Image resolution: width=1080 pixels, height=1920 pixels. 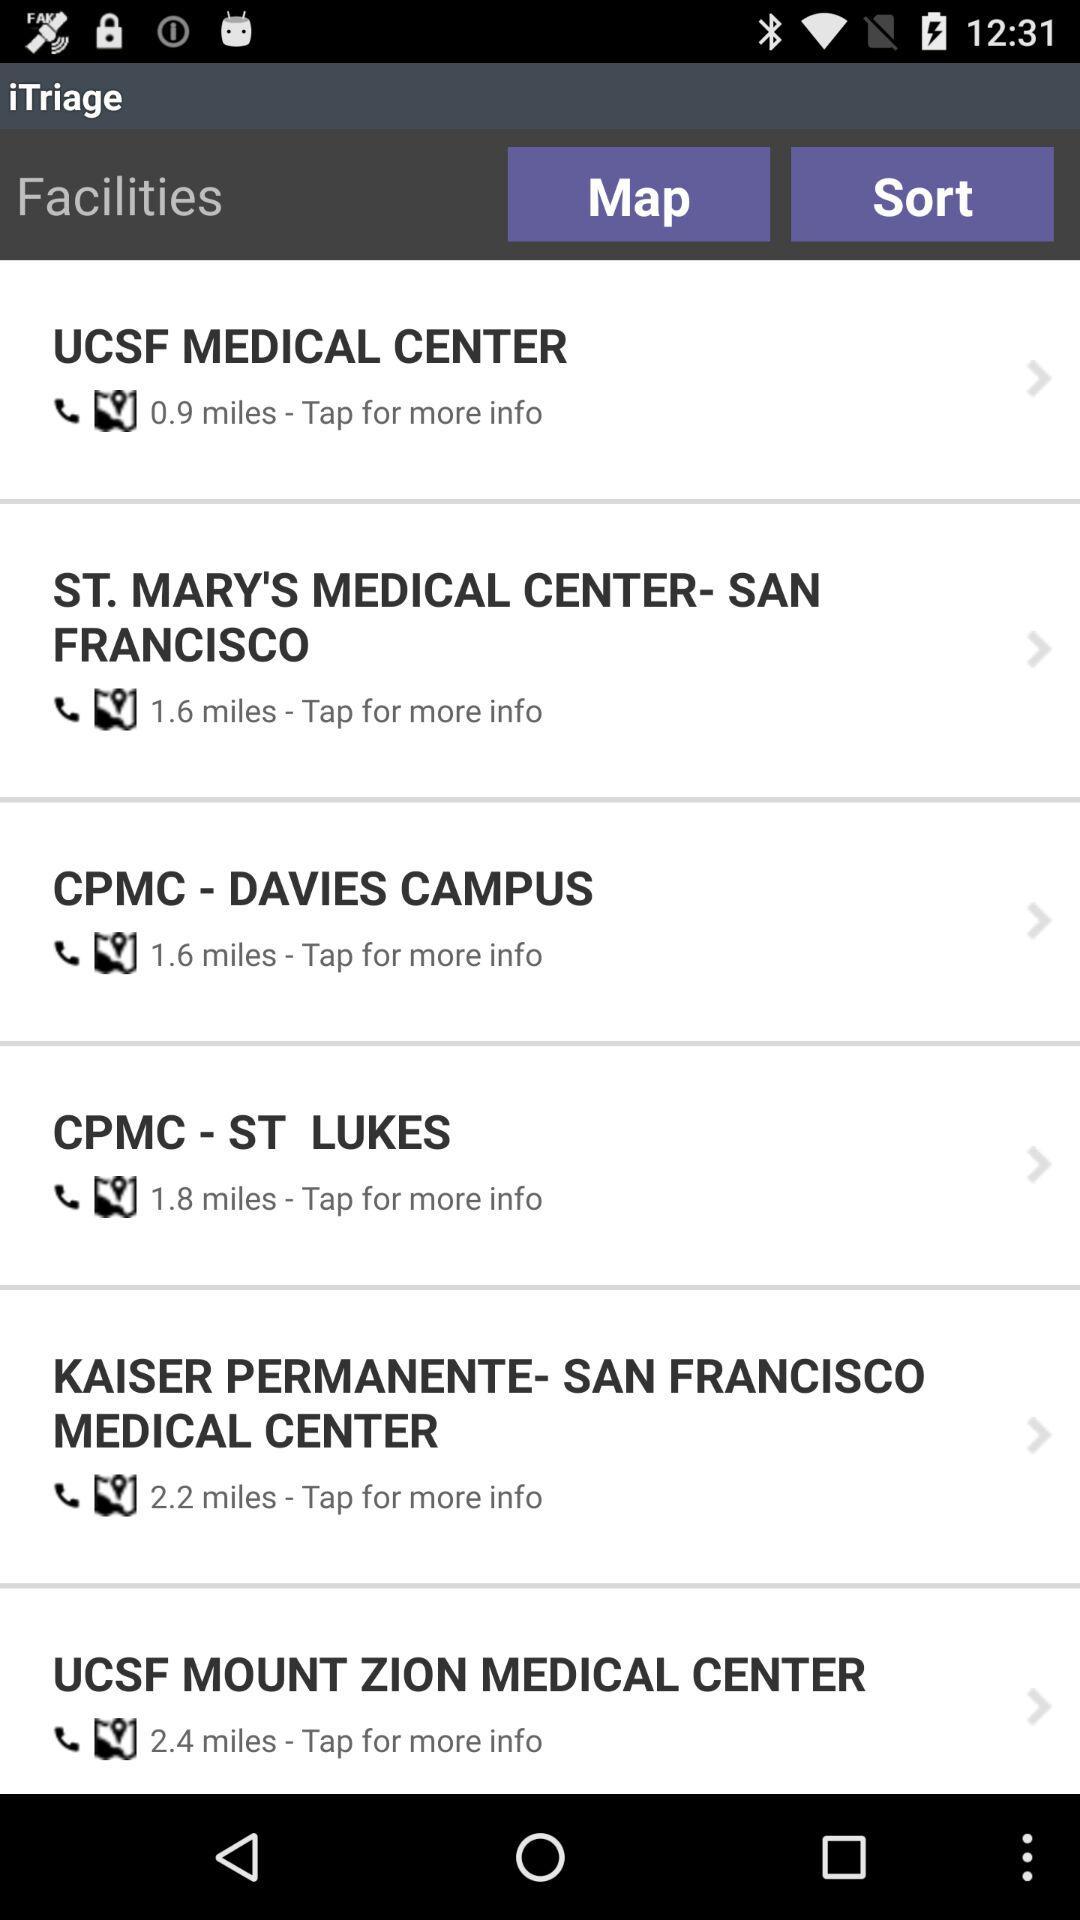 I want to click on item below itriage, so click(x=922, y=194).